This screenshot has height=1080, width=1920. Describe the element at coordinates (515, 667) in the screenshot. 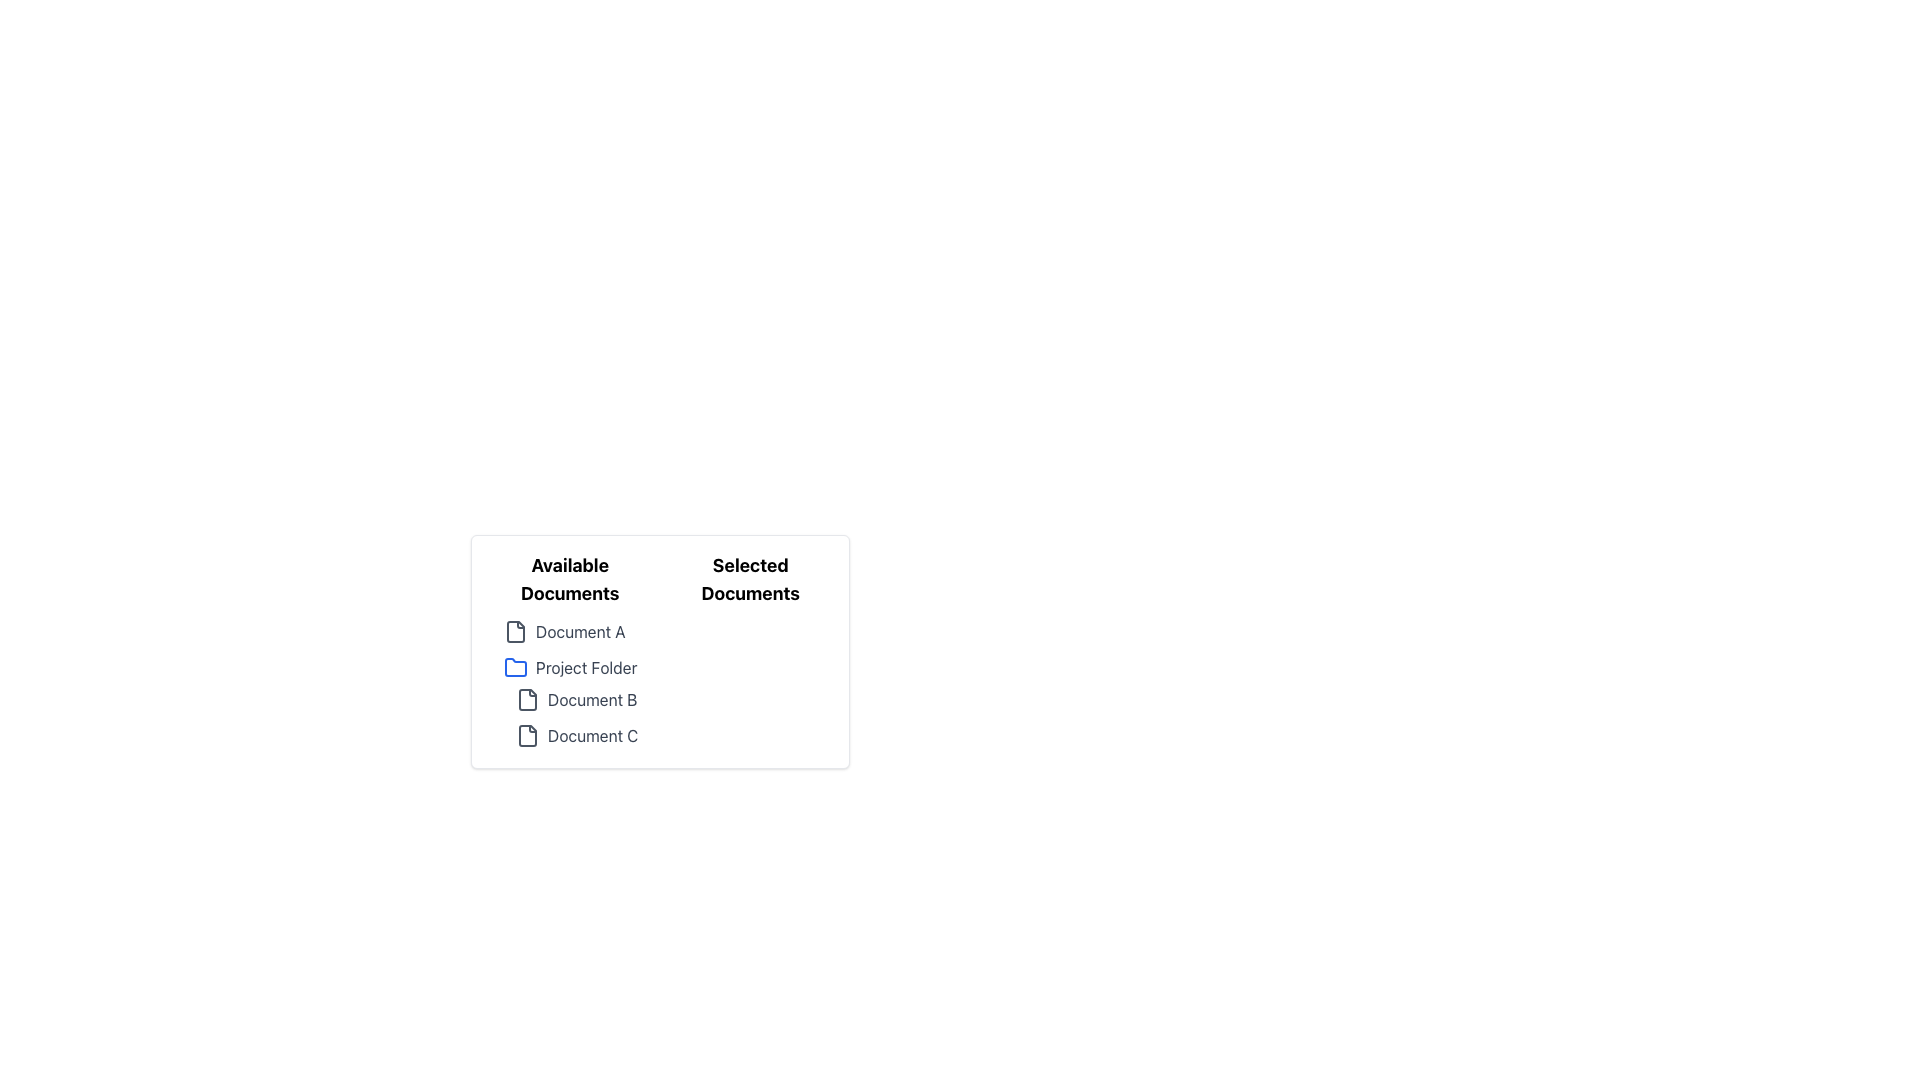

I see `the blue outlined folder icon associated with the 'Project Folder' label` at that location.